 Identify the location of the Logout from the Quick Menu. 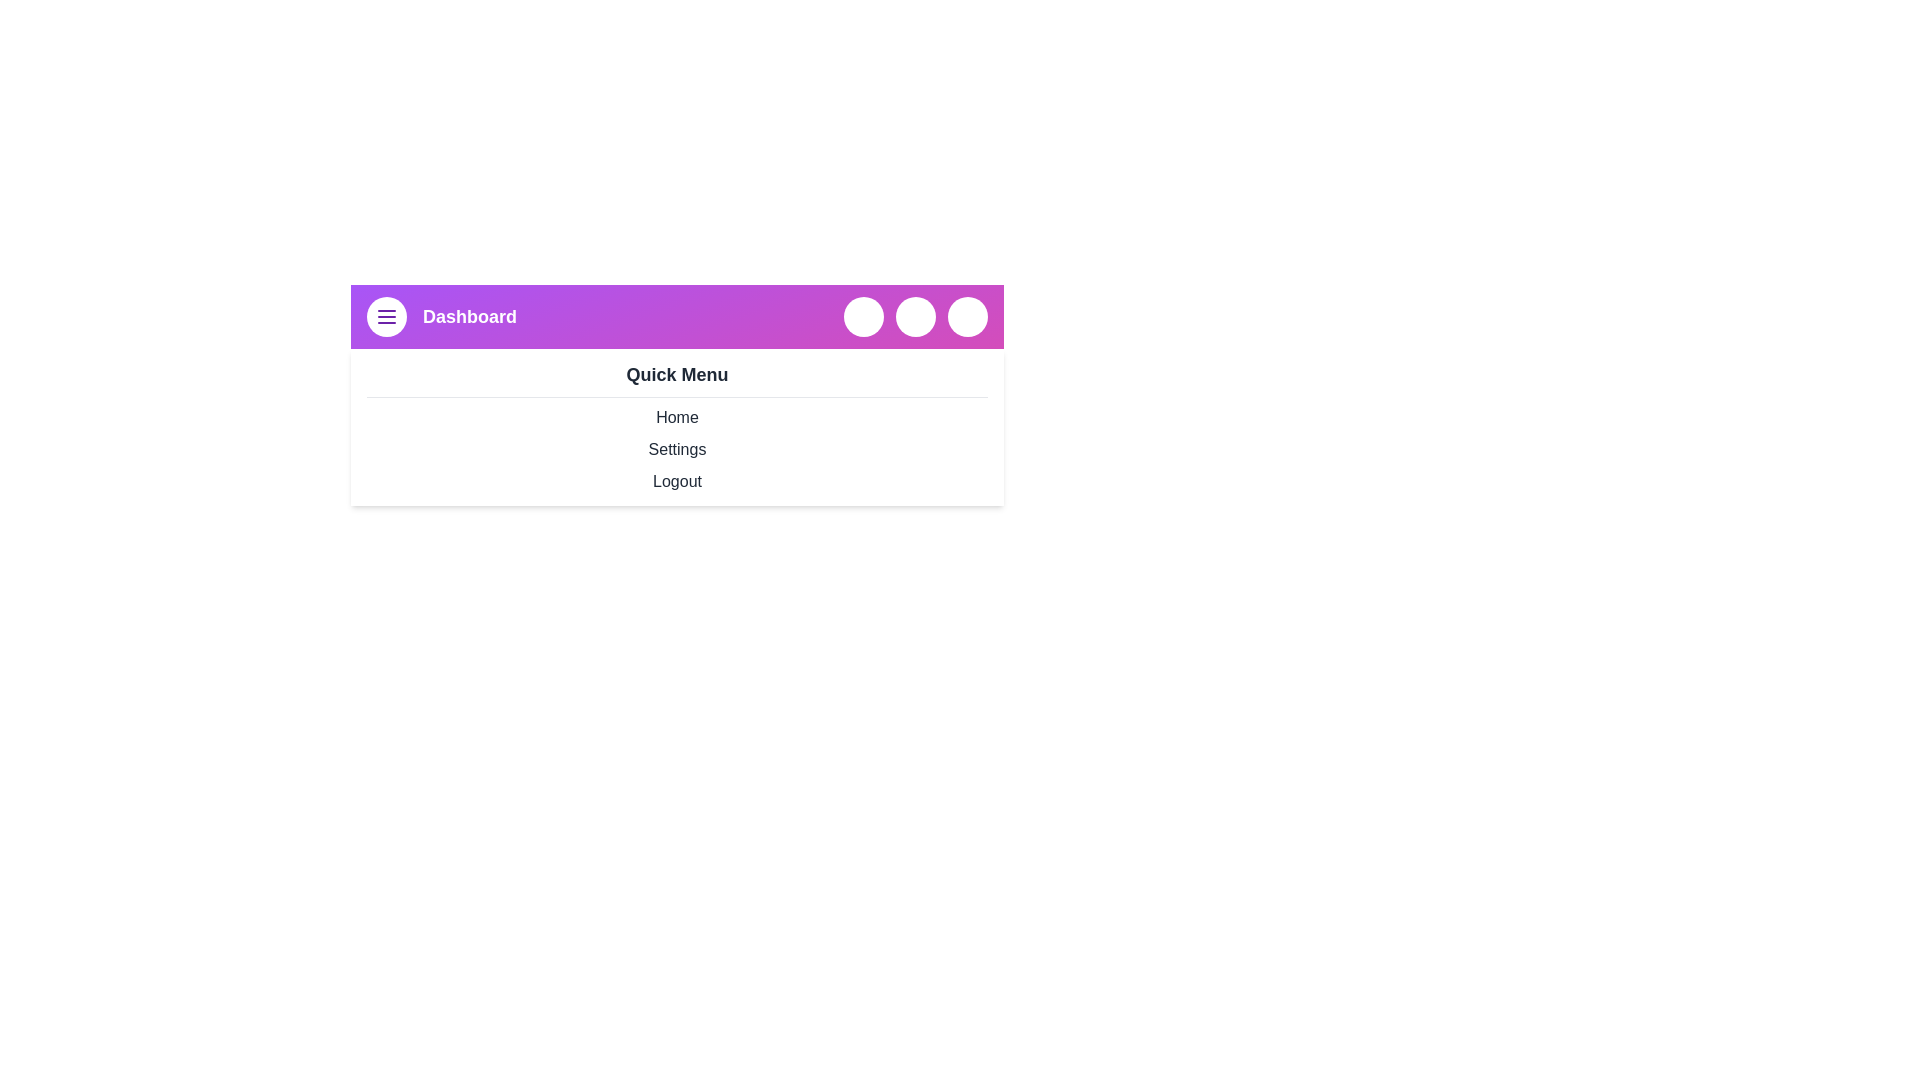
(677, 482).